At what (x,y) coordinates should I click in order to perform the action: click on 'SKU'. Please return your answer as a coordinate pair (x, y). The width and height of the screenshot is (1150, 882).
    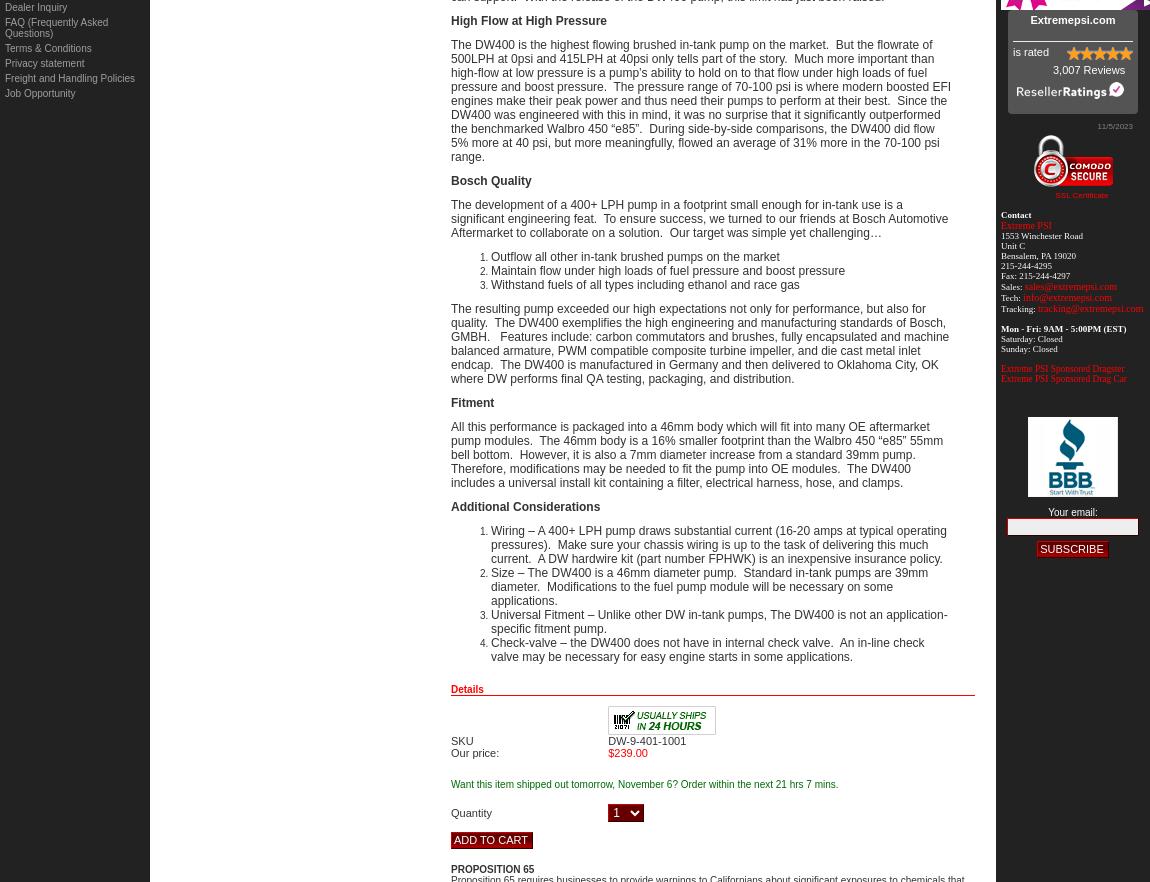
    Looking at the image, I should click on (461, 739).